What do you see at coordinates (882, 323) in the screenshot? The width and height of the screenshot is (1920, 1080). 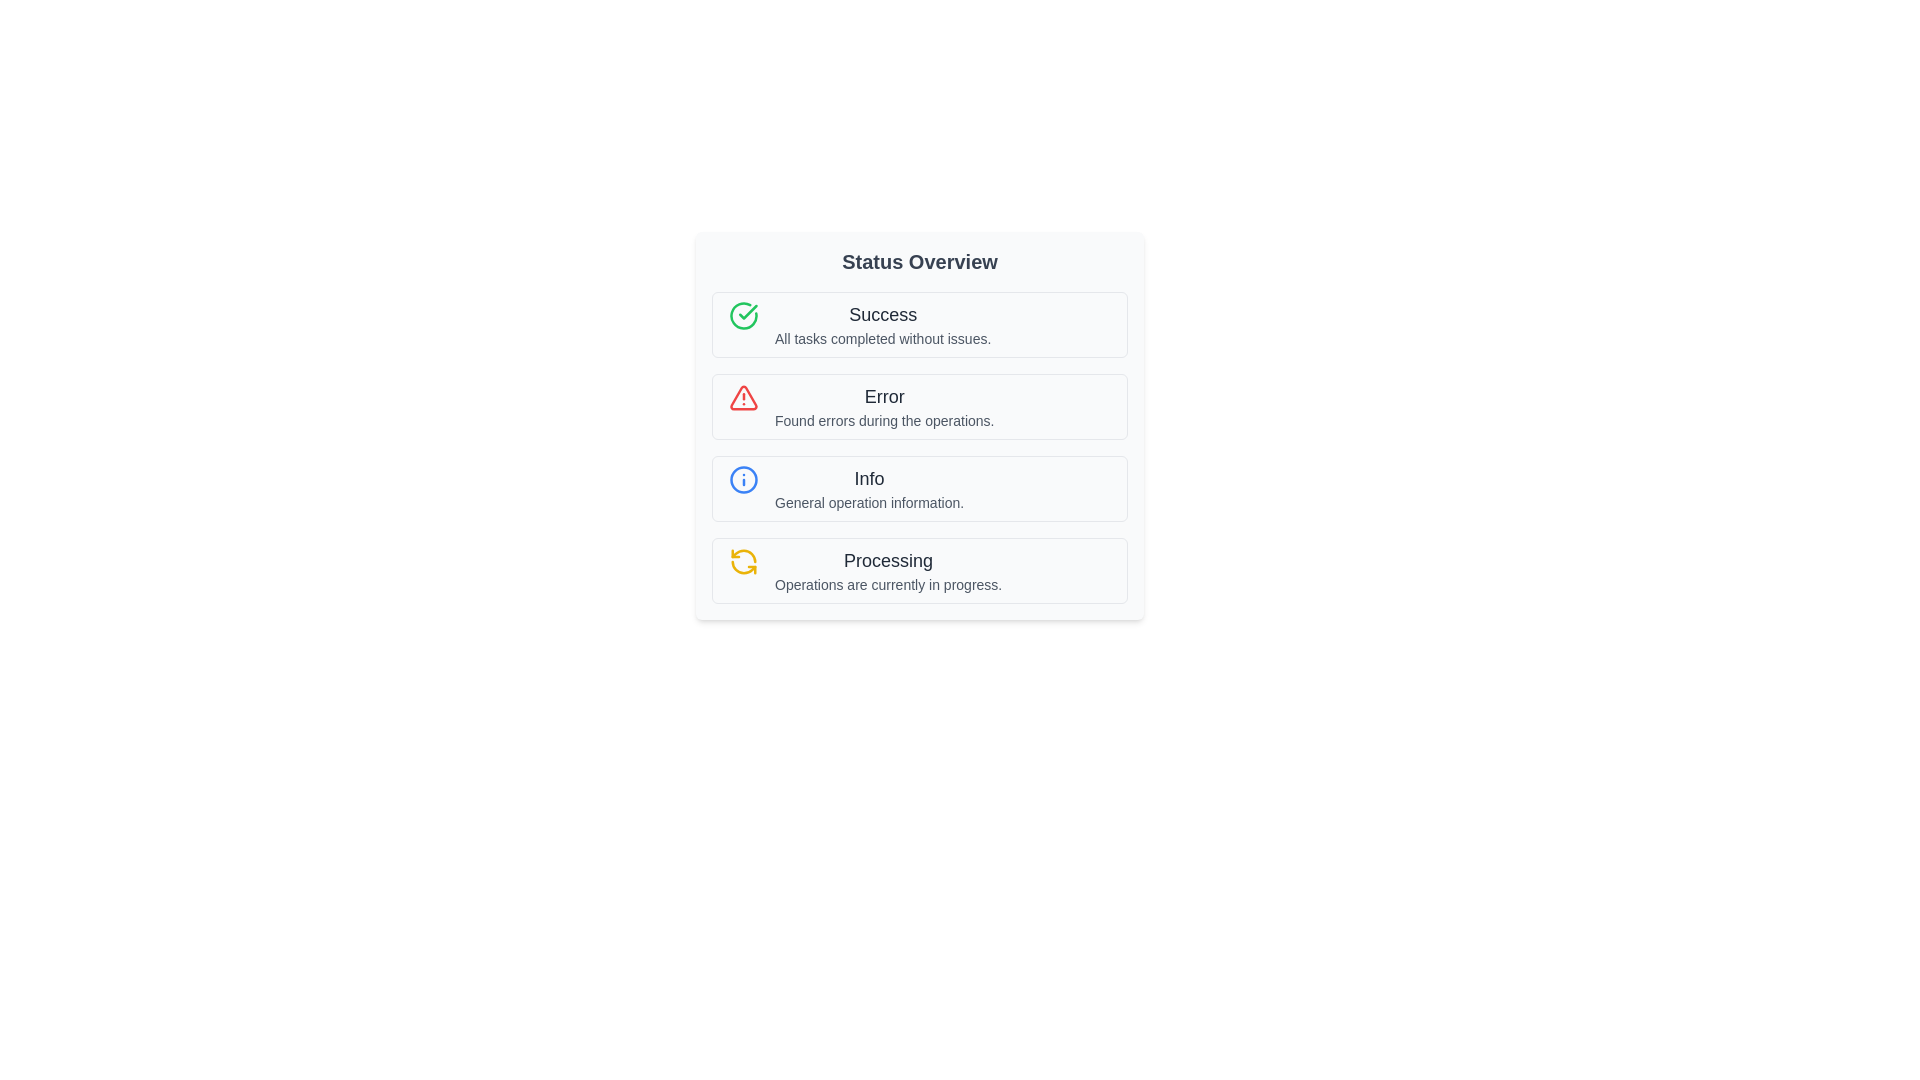 I see `the text block that displays 'Success' and the subtitle 'All tasks completed without issues.' located centrally beneath the 'Status Overview' heading` at bounding box center [882, 323].